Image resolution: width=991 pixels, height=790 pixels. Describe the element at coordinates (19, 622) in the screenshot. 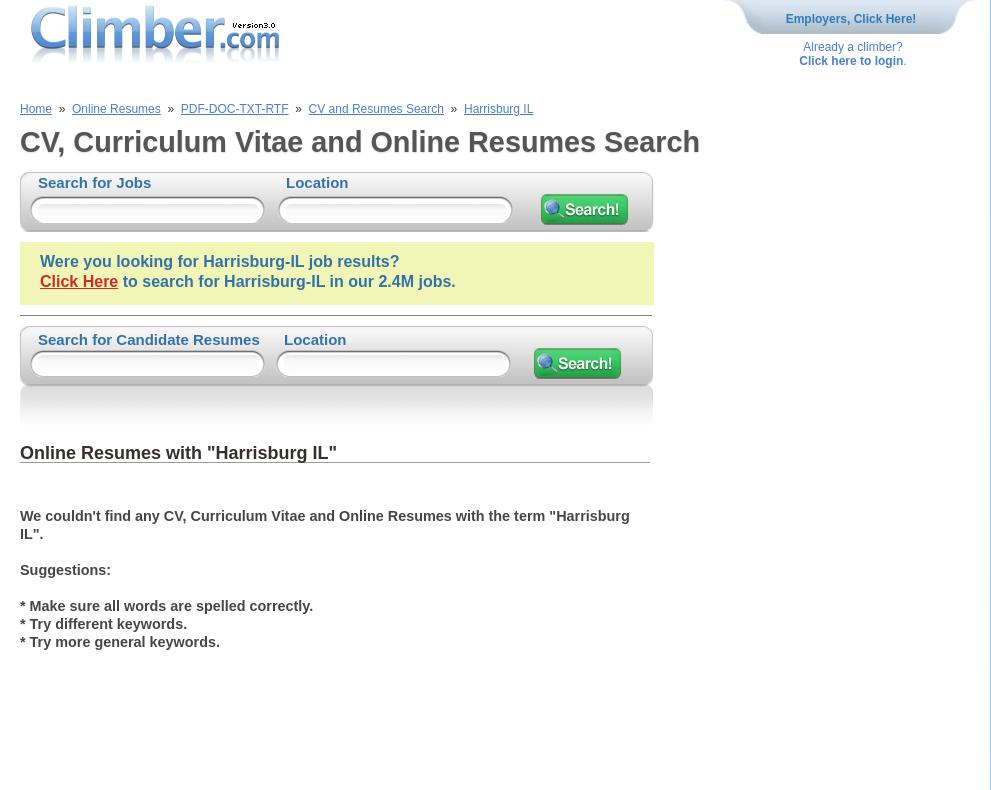

I see `'* Try different keywords.'` at that location.